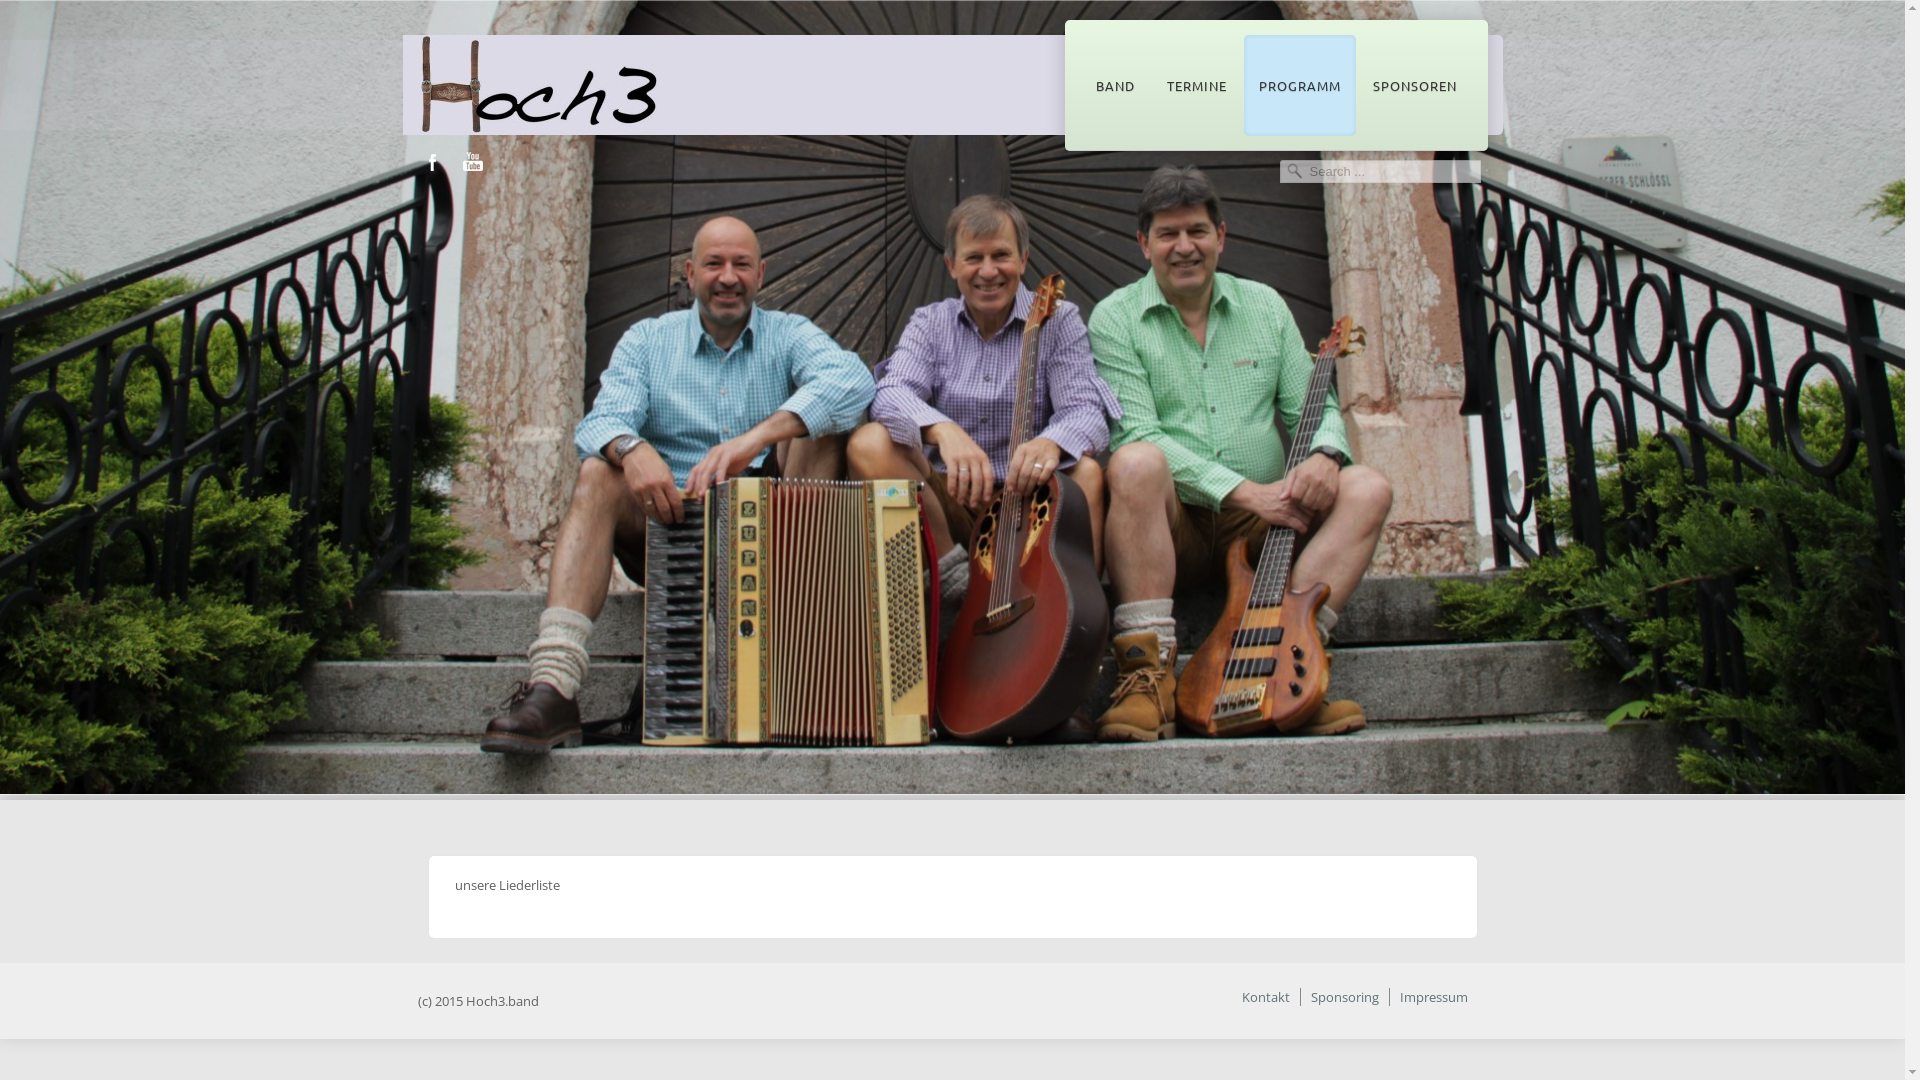  I want to click on 'Kontakt', so click(1231, 996).